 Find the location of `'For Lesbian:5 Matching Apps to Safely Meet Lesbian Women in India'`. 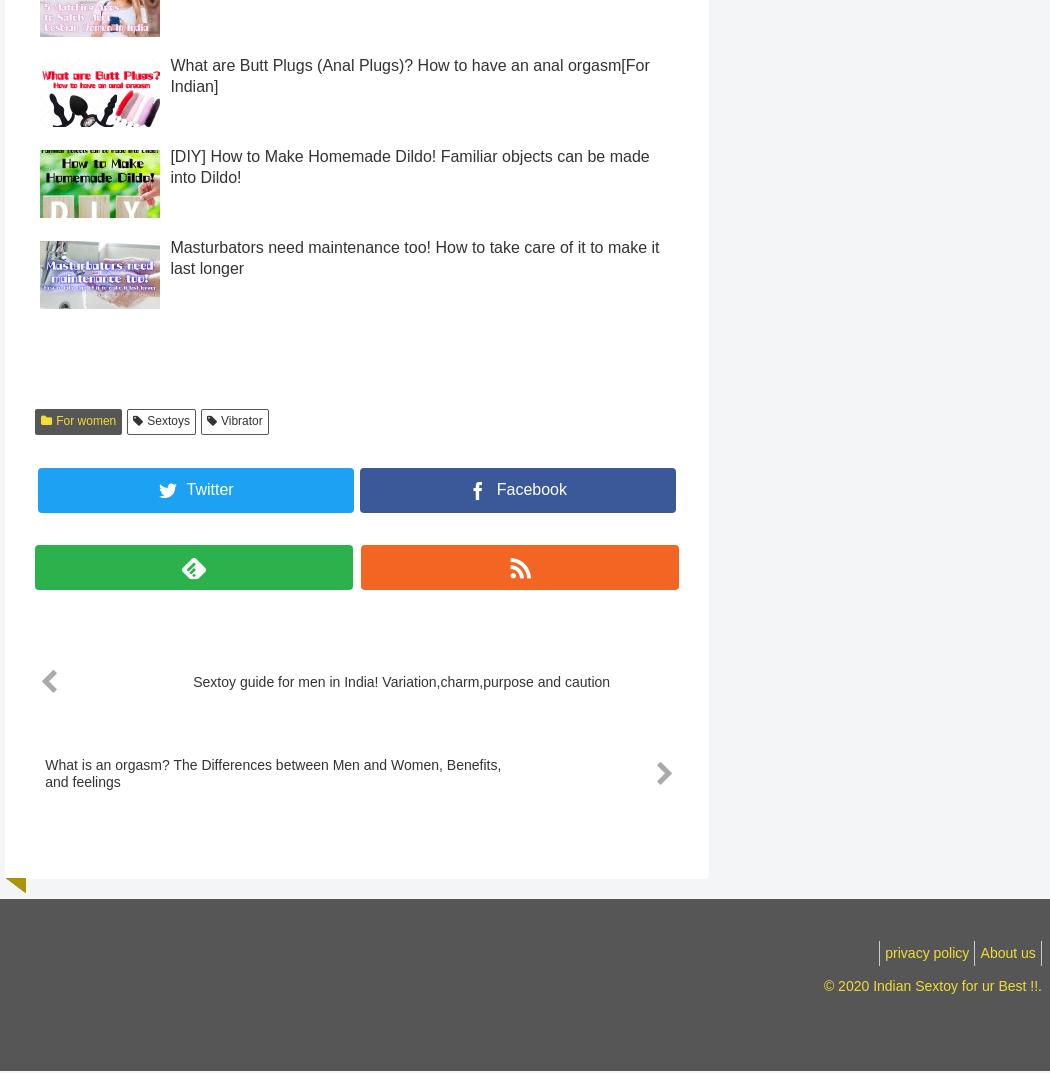

'For Lesbian:5 Matching Apps to Safely Meet Lesbian Women in India' is located at coordinates (413, 10).